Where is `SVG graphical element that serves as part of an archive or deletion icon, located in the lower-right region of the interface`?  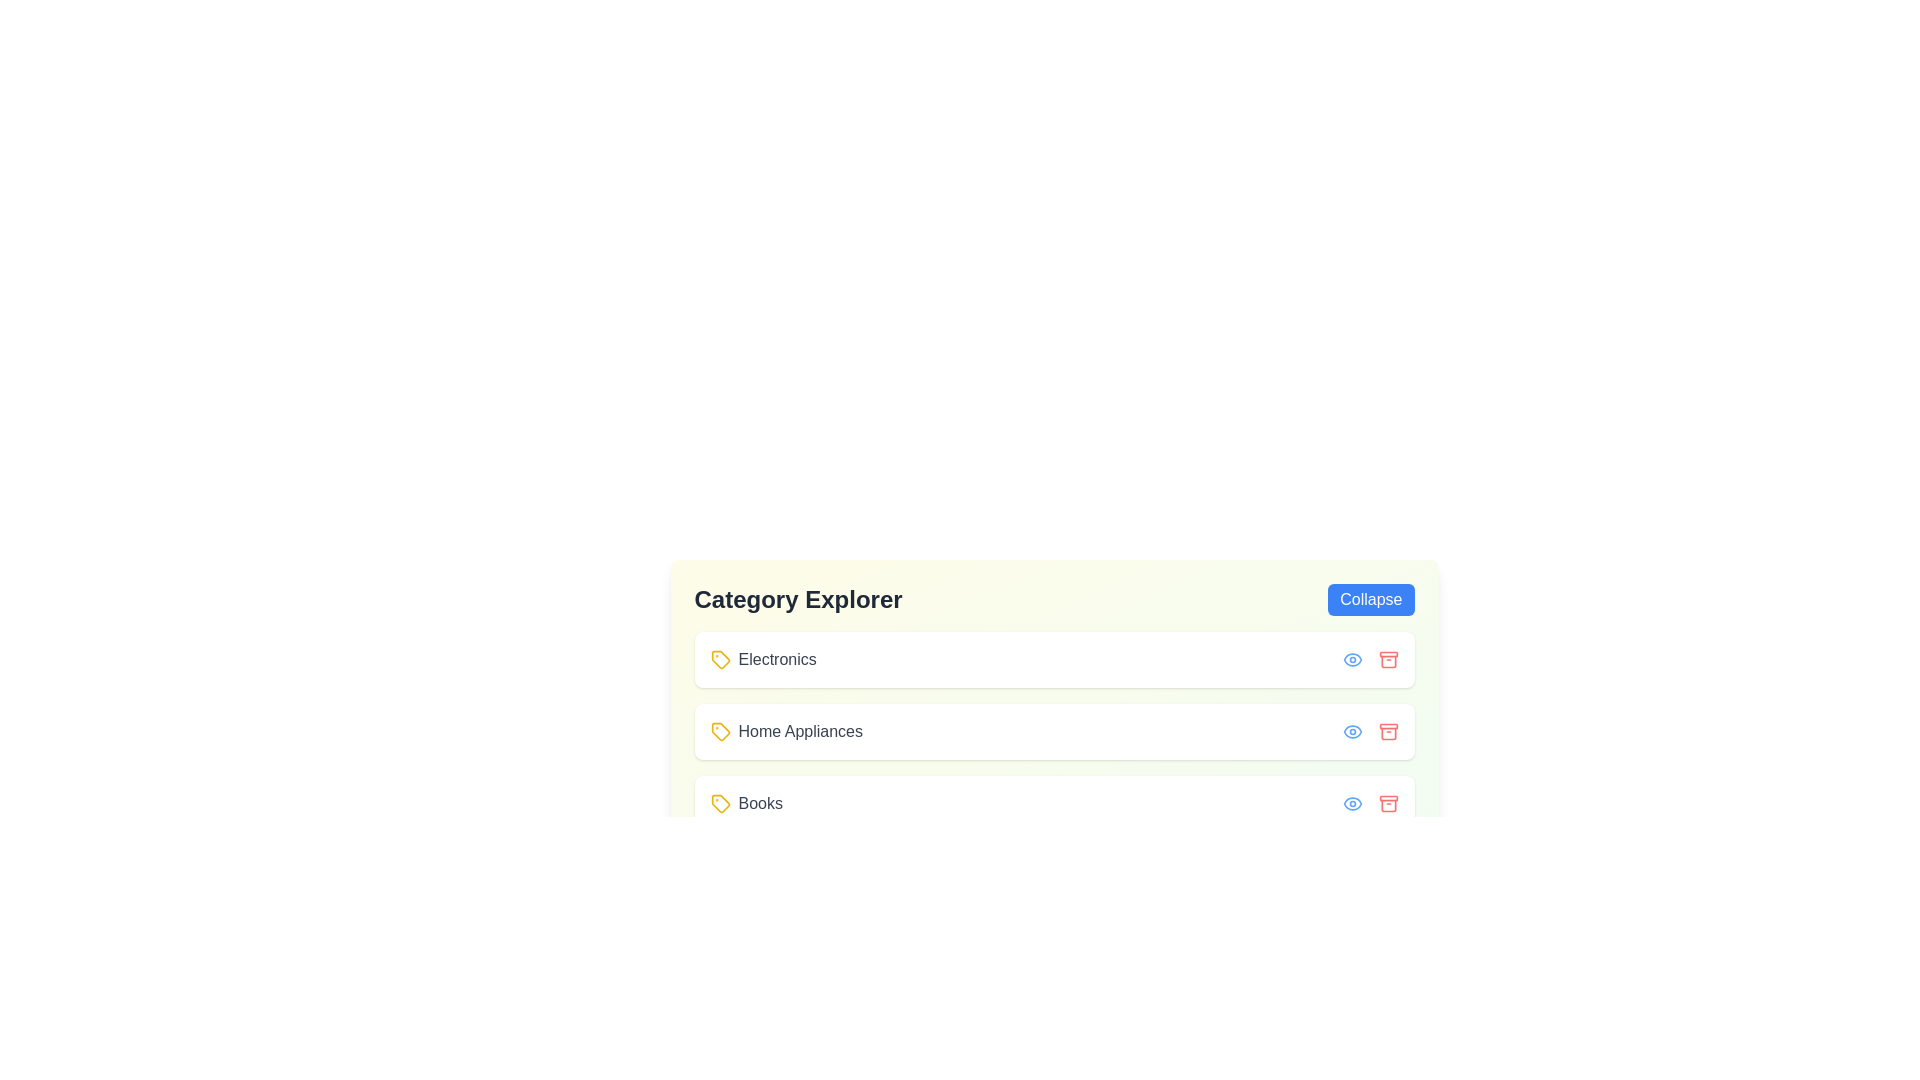
SVG graphical element that serves as part of an archive or deletion icon, located in the lower-right region of the interface is located at coordinates (1387, 726).